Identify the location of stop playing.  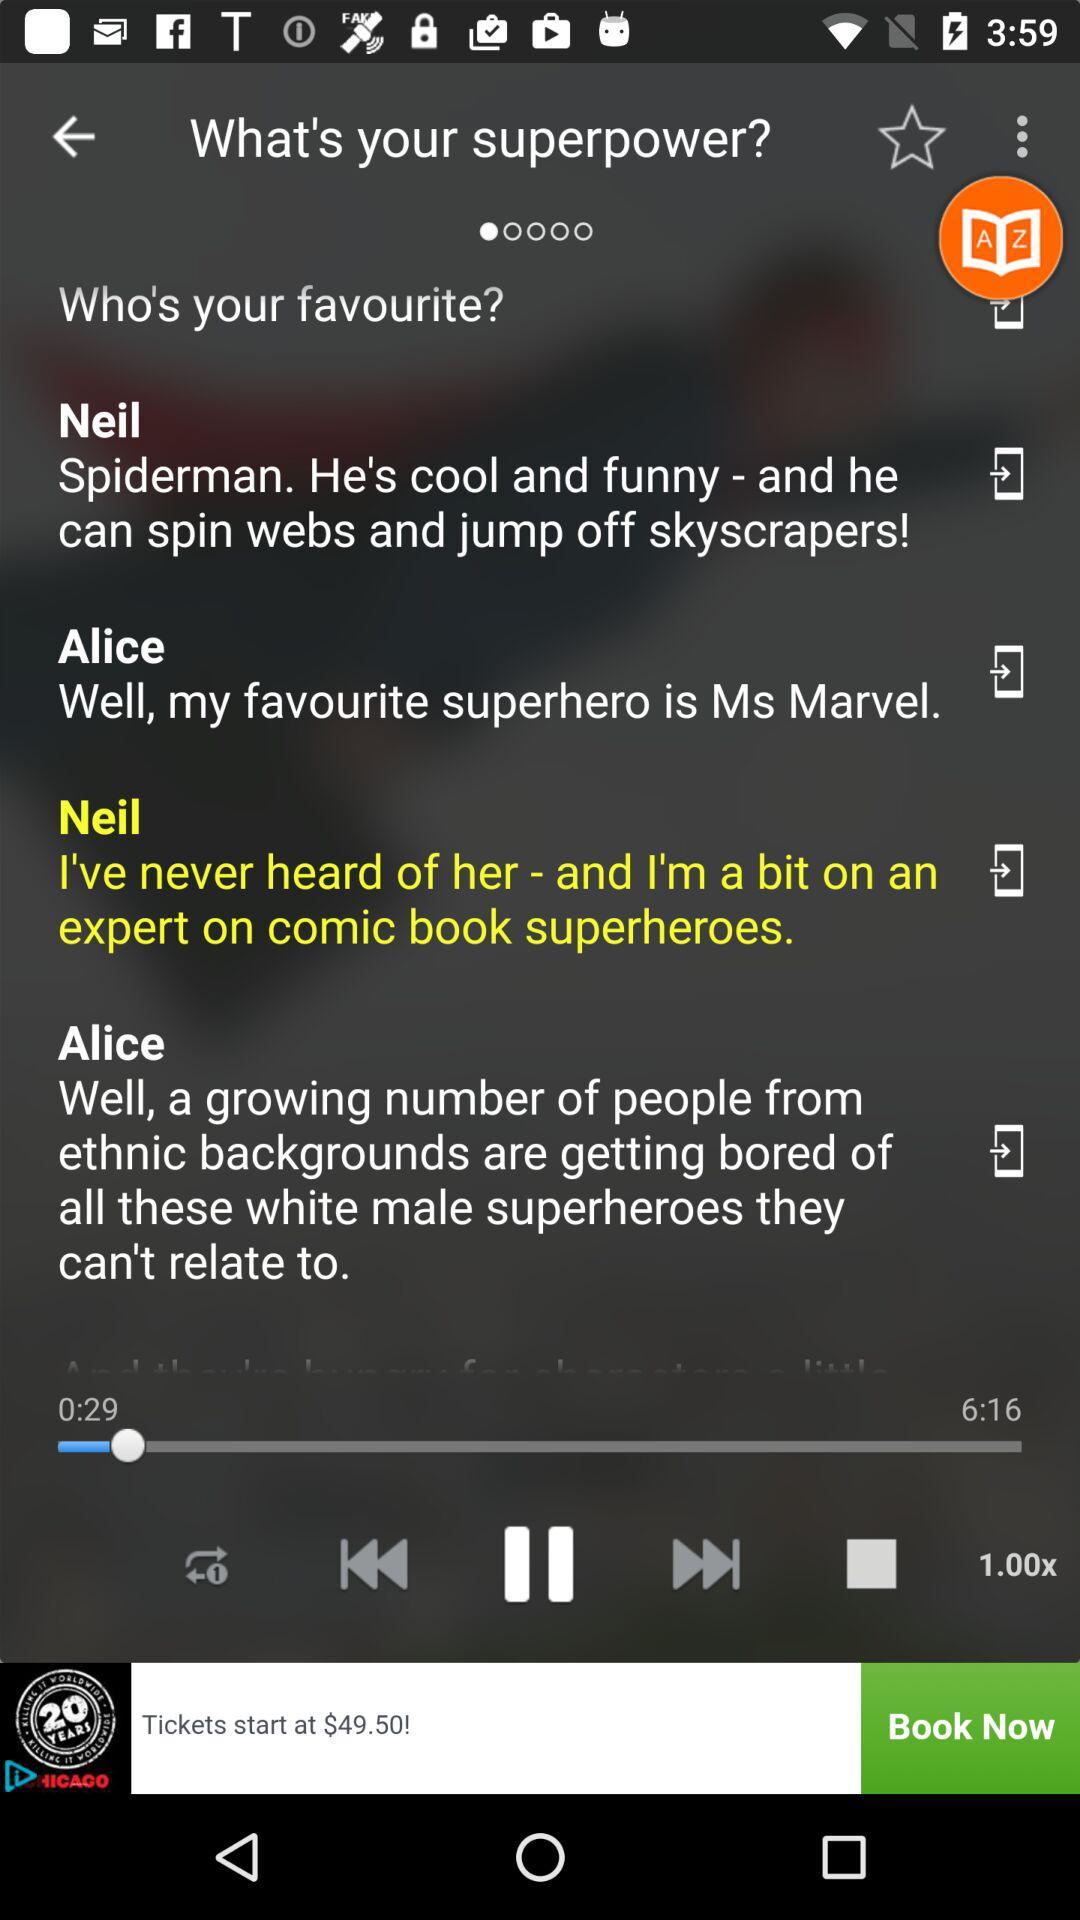
(870, 1562).